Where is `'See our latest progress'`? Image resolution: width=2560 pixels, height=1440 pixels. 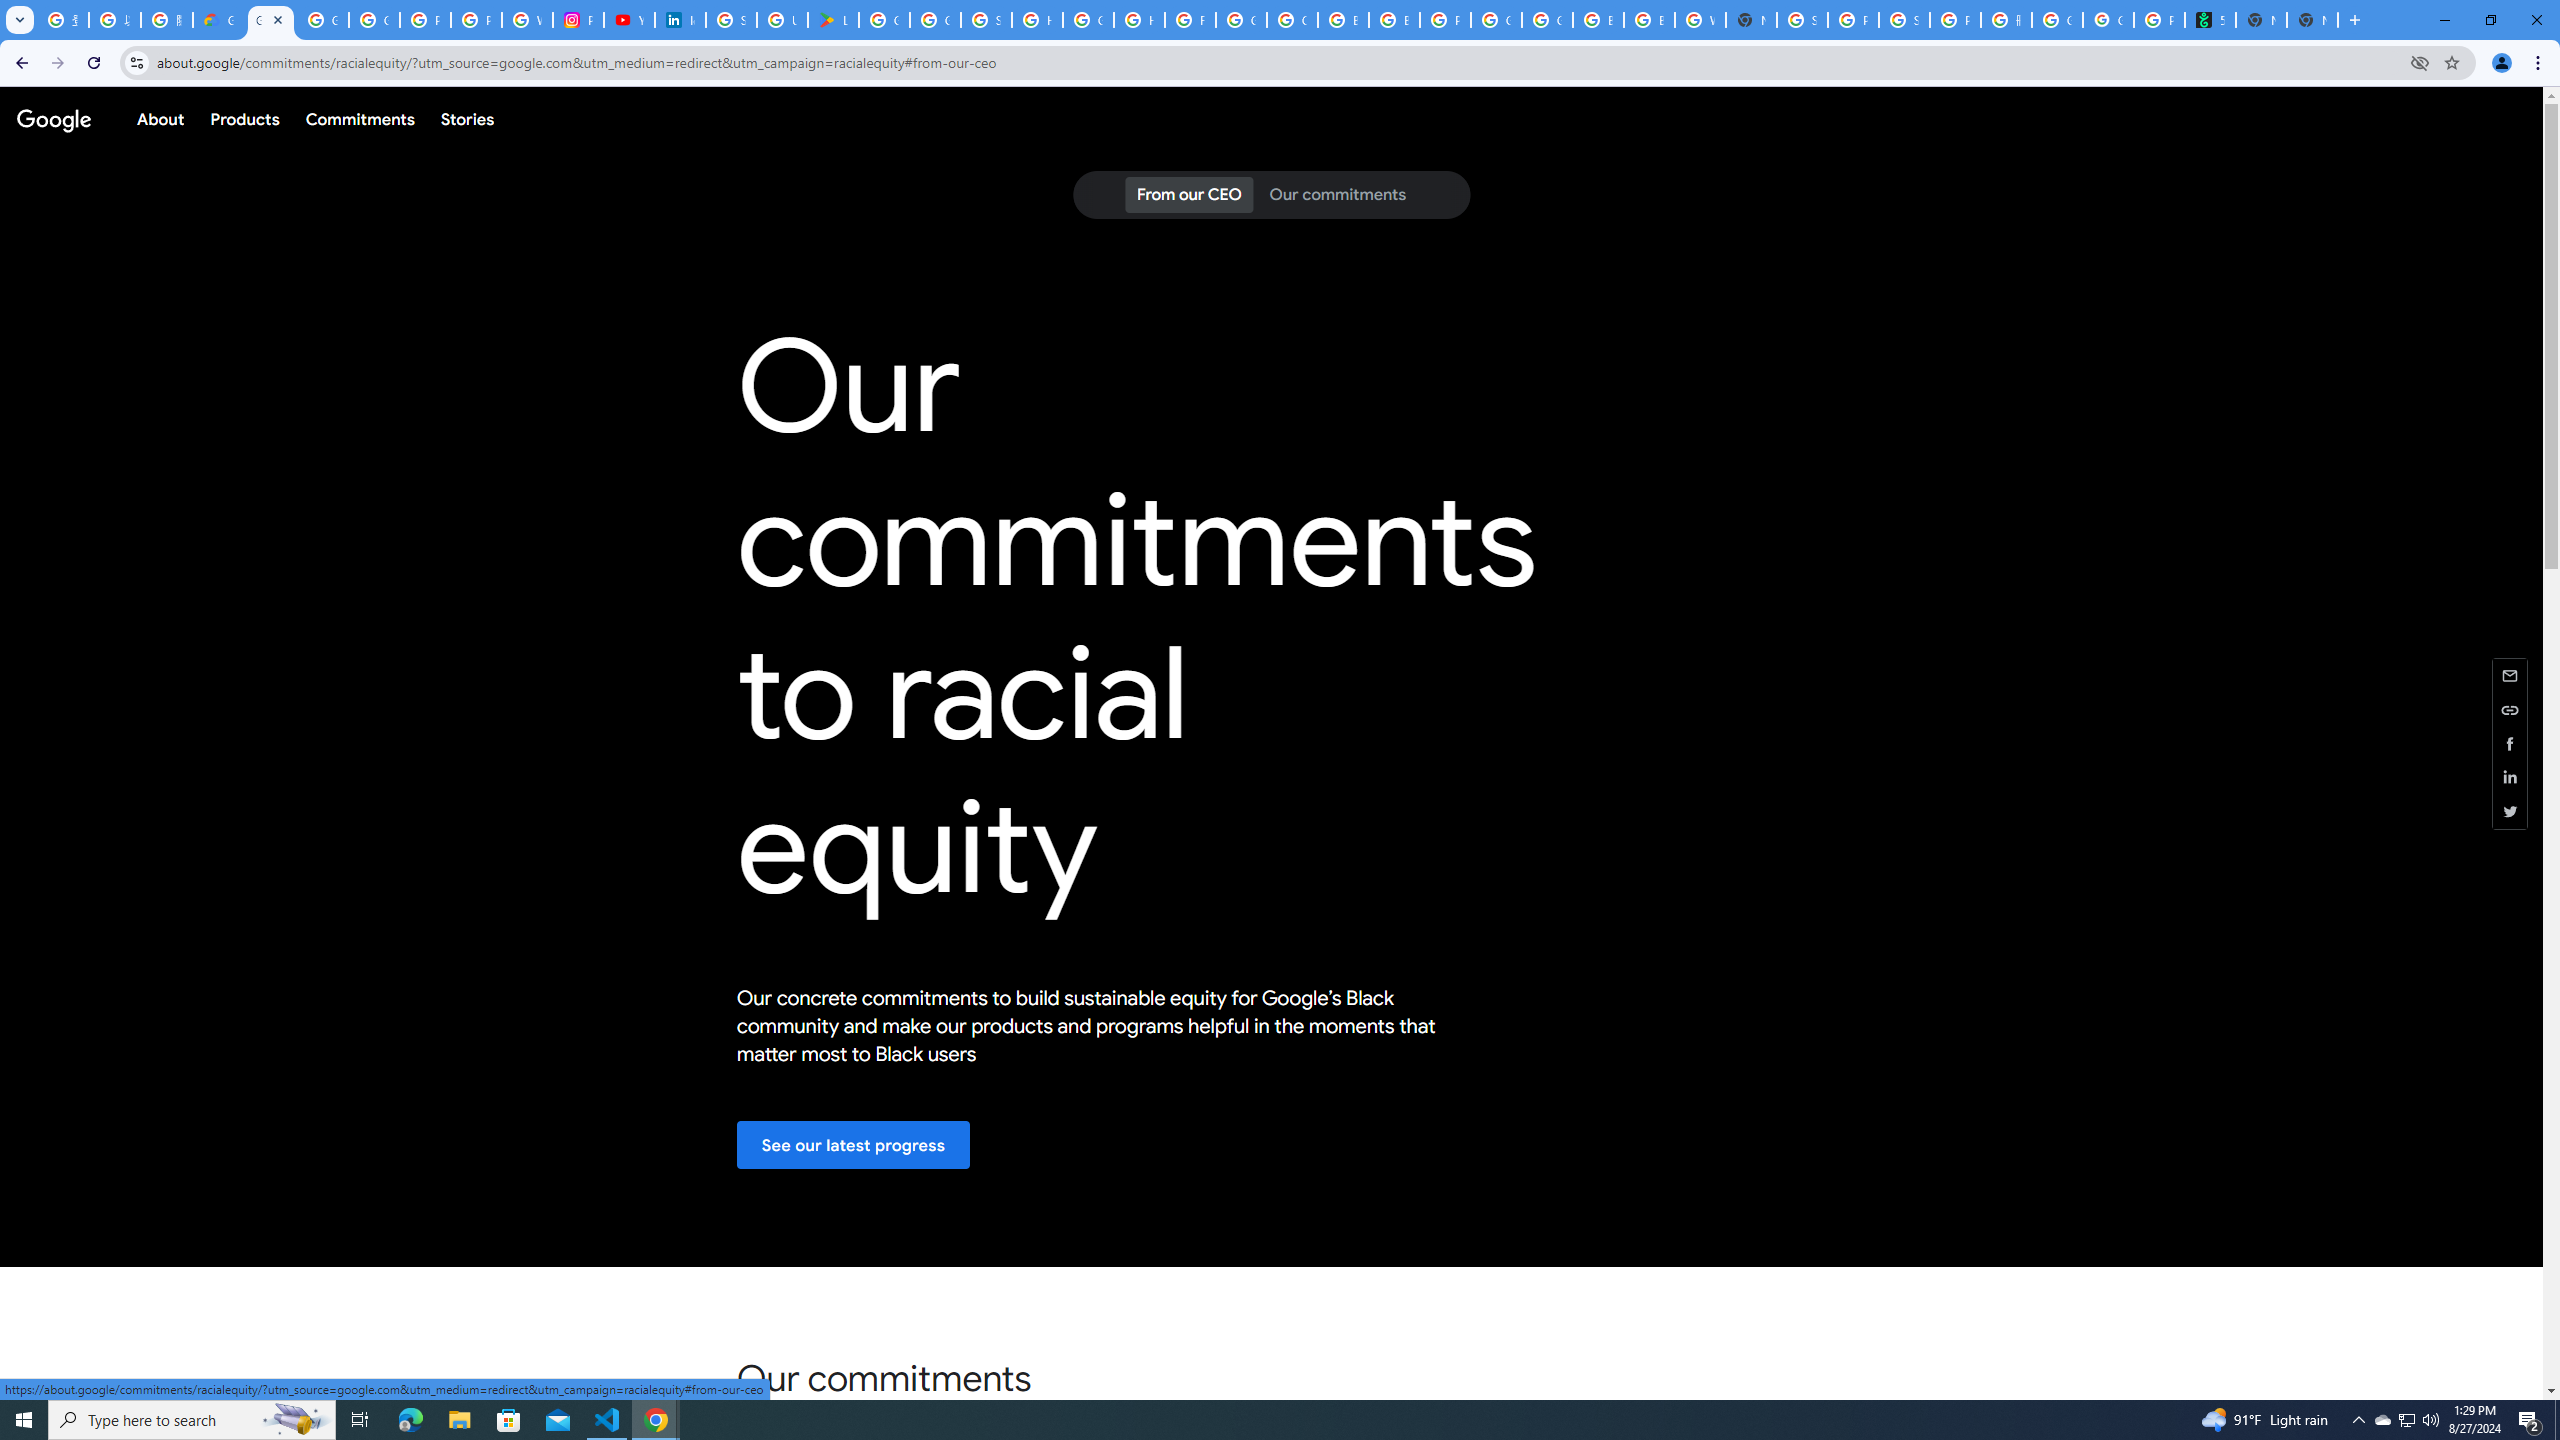 'See our latest progress' is located at coordinates (852, 1144).